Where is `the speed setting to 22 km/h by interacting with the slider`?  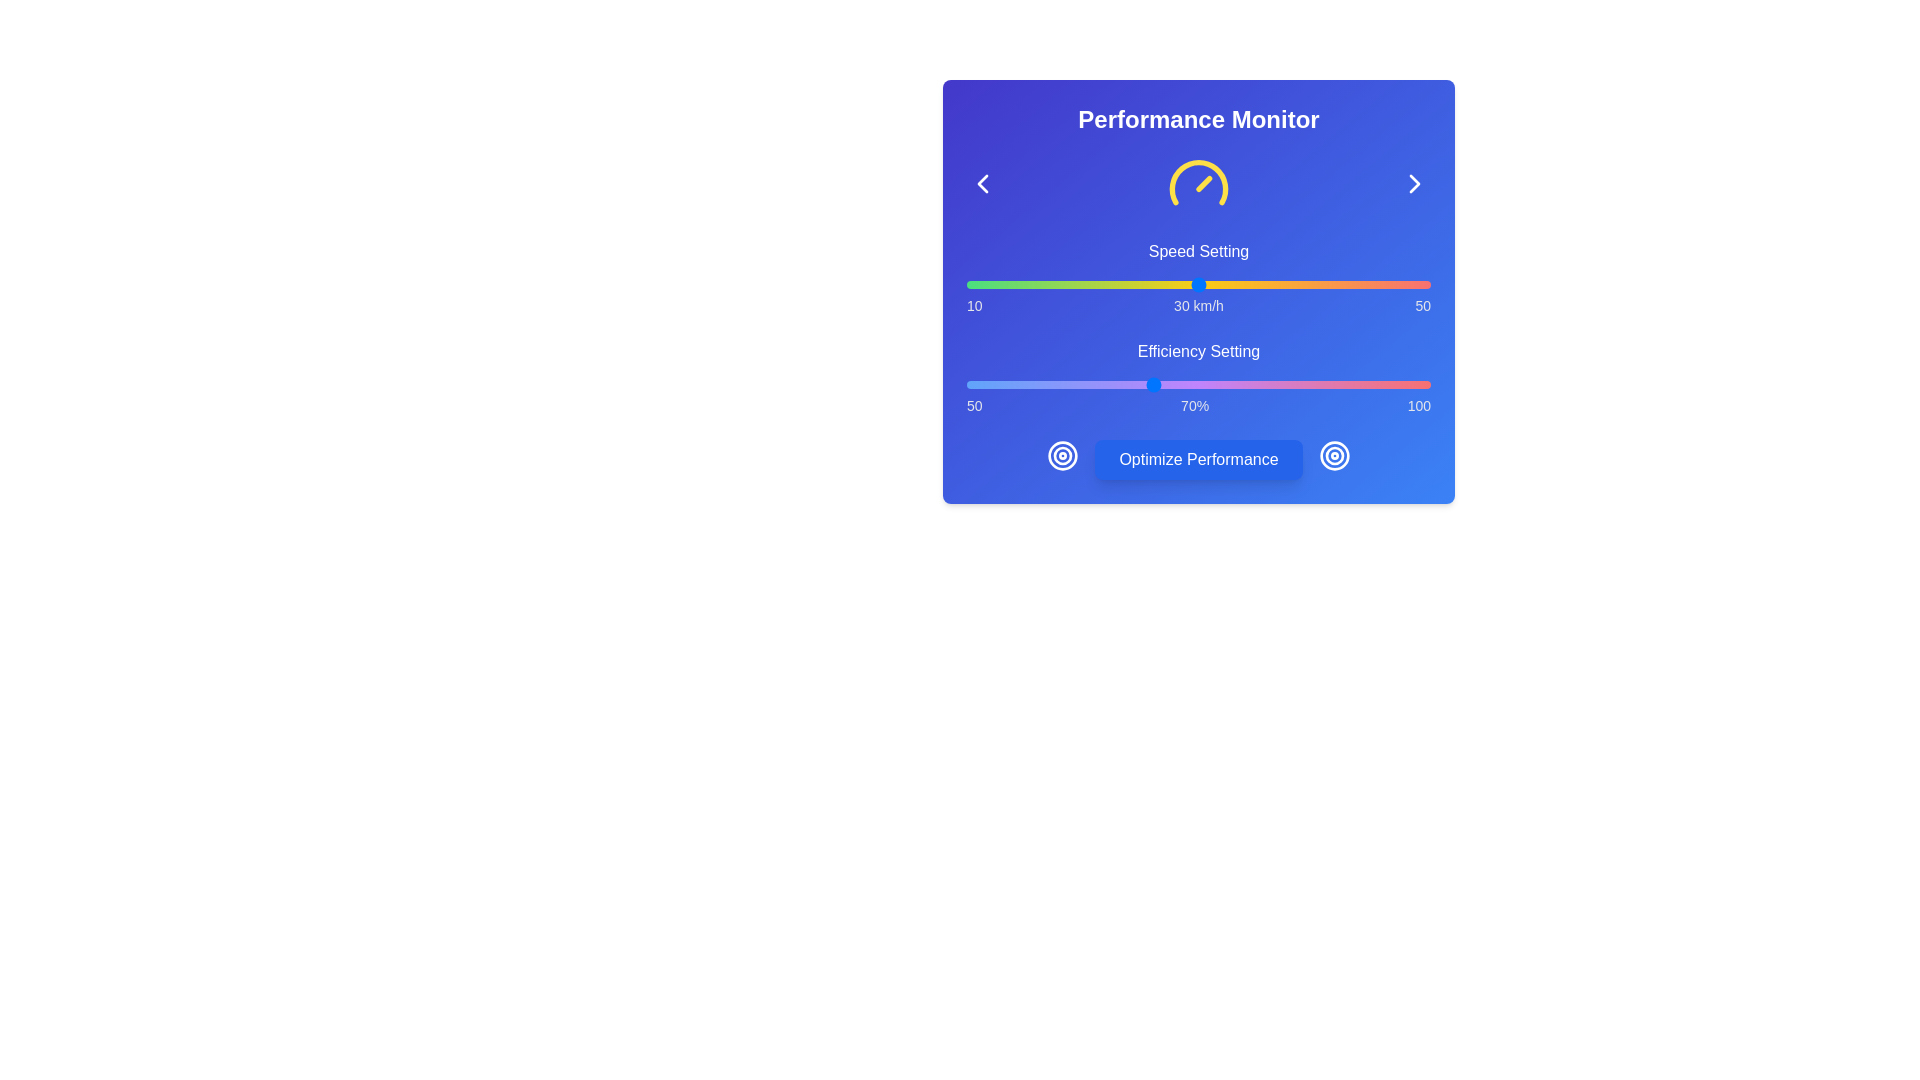
the speed setting to 22 km/h by interacting with the slider is located at coordinates (1105, 285).